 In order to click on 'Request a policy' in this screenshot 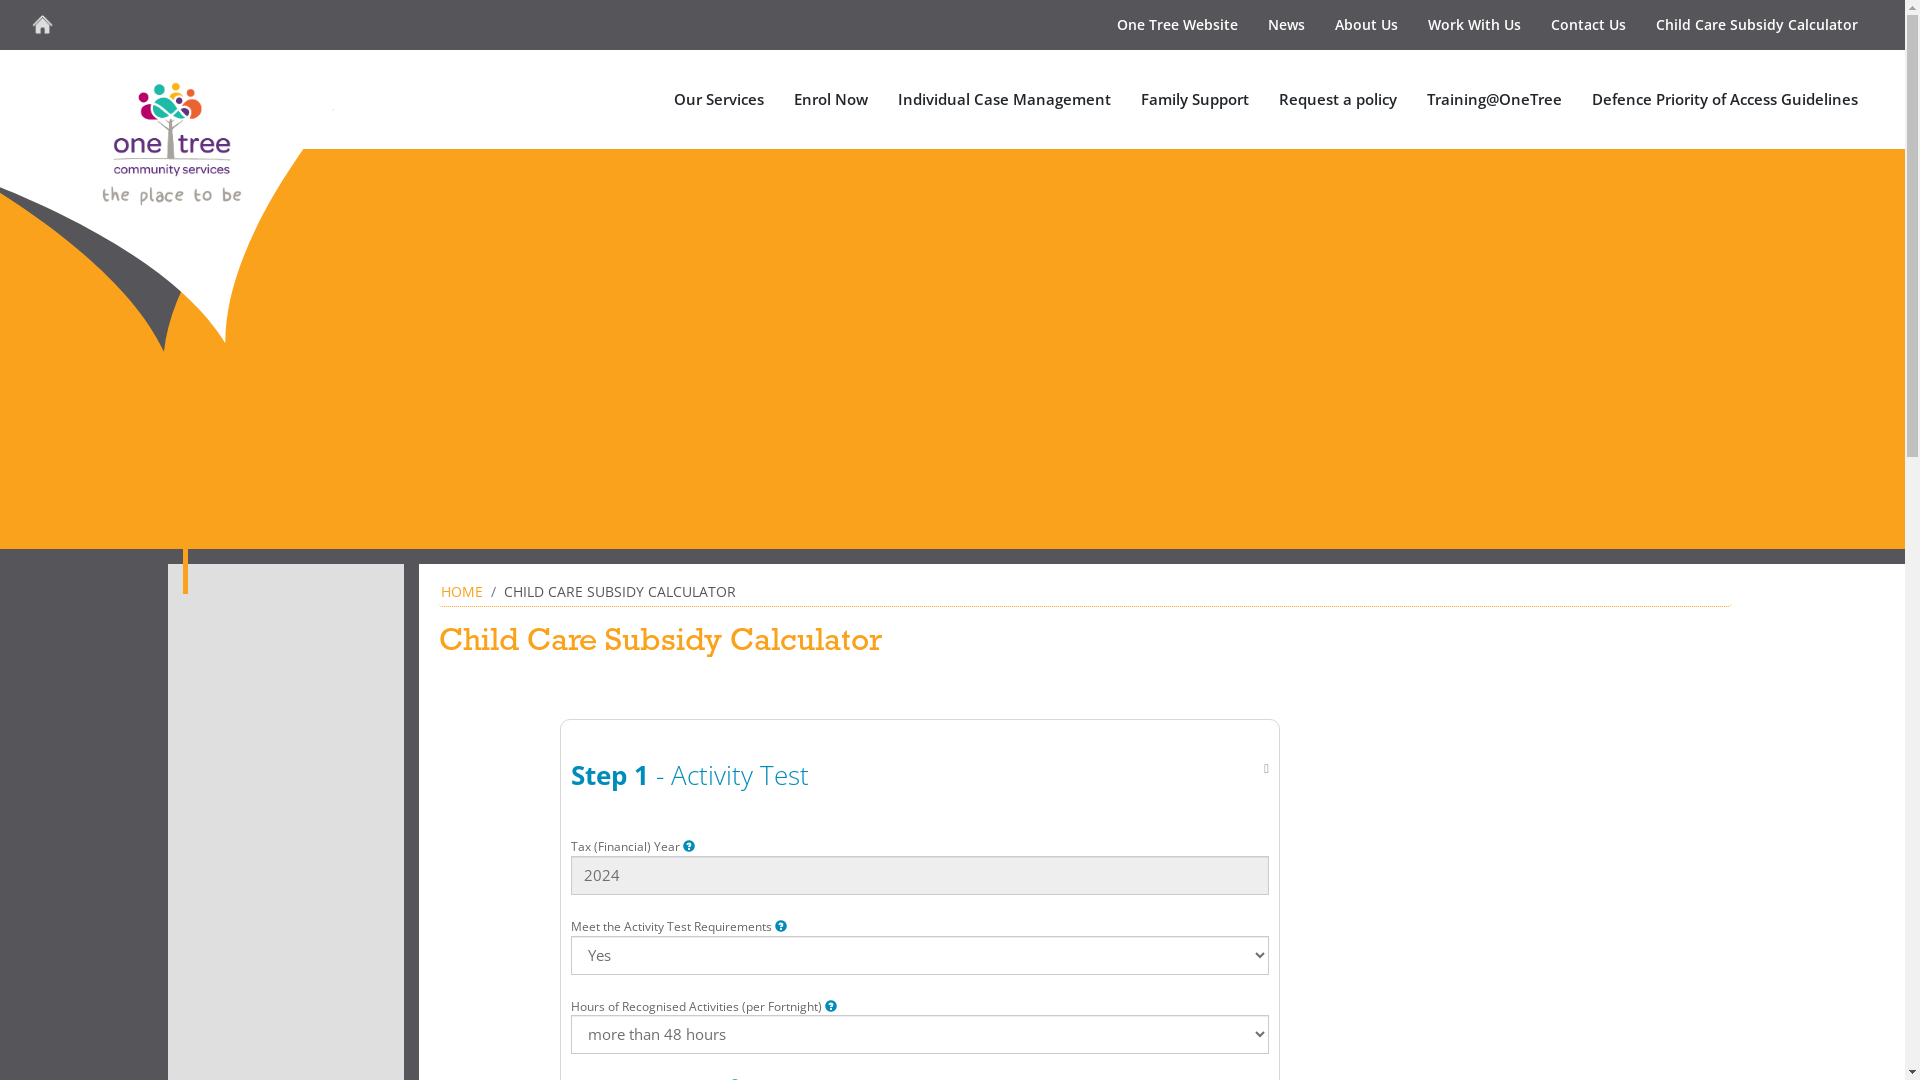, I will do `click(1262, 99)`.